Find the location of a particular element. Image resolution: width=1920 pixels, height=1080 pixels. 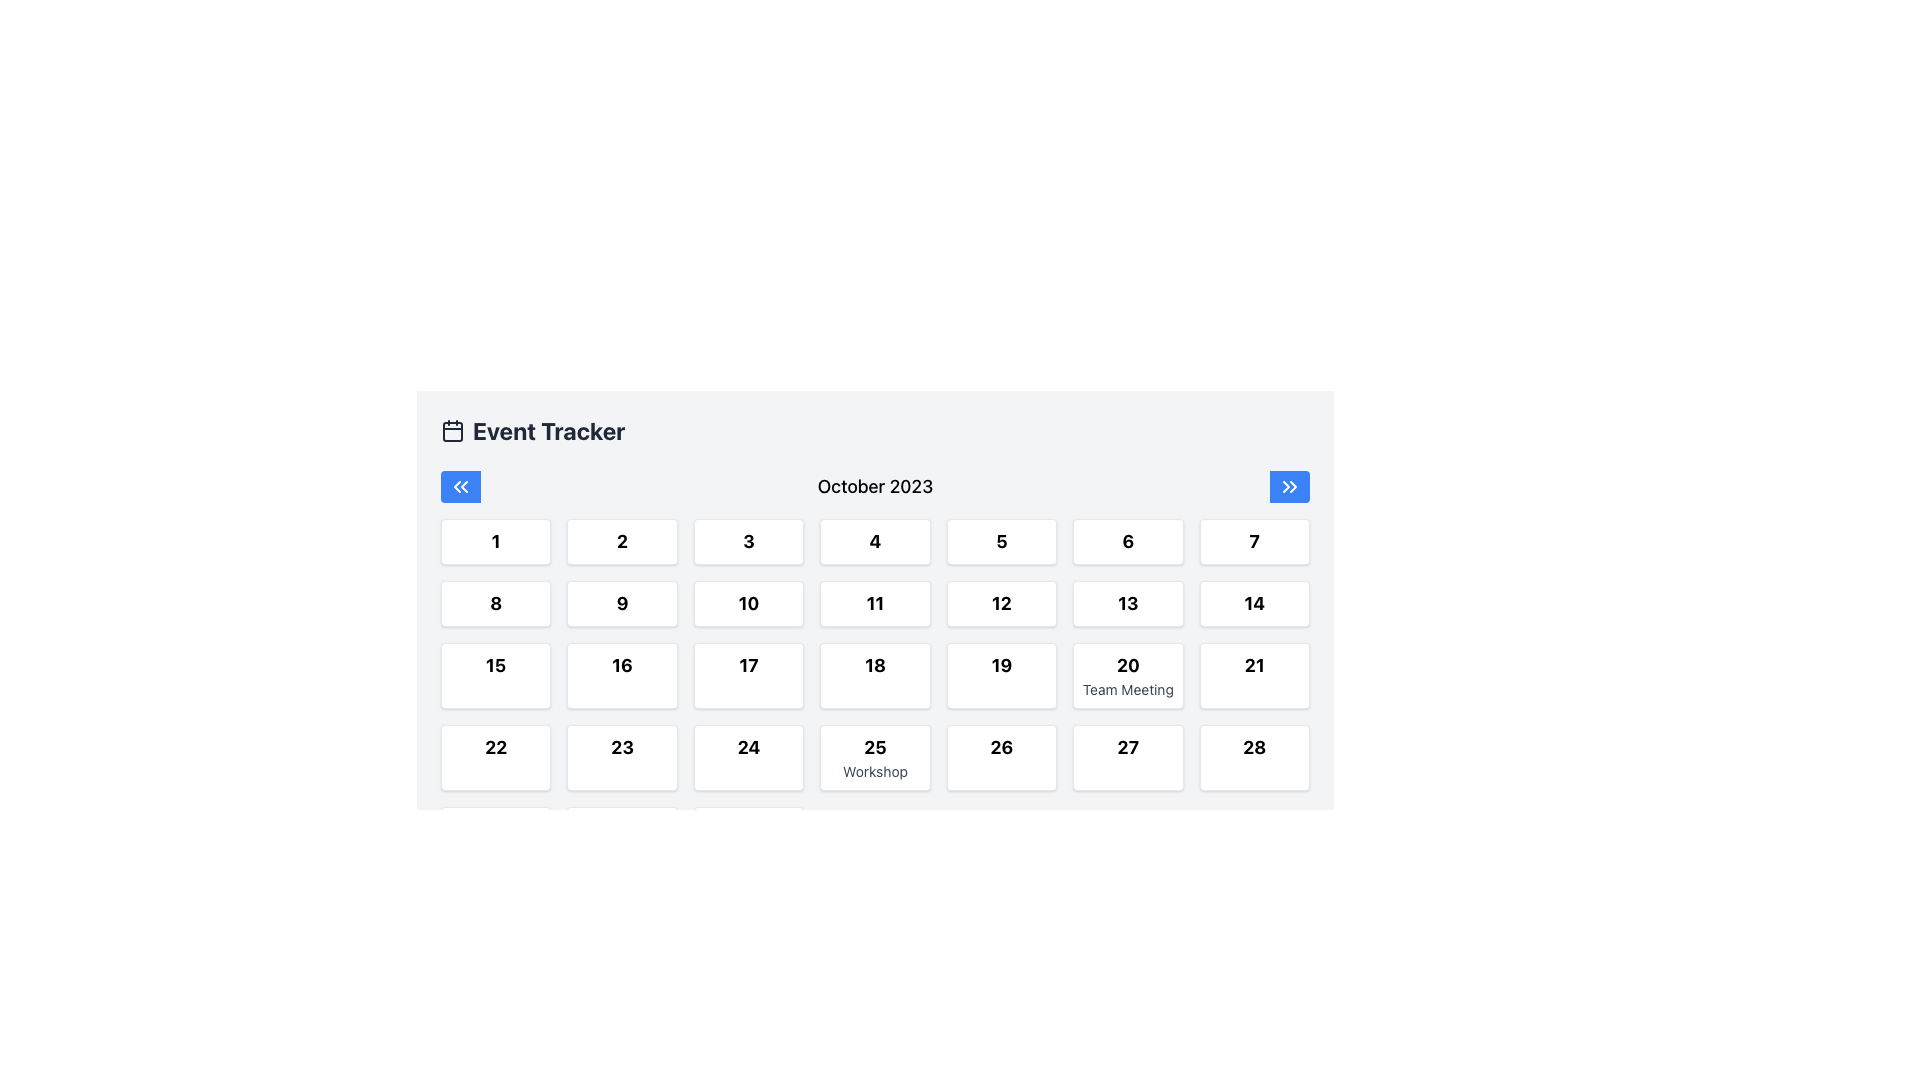

the Calendar Date Box displaying the number '17', which is a rectangular box with a white background, bold black font, and rounded corners, located in the third row and third column of the calendar layout is located at coordinates (747, 675).